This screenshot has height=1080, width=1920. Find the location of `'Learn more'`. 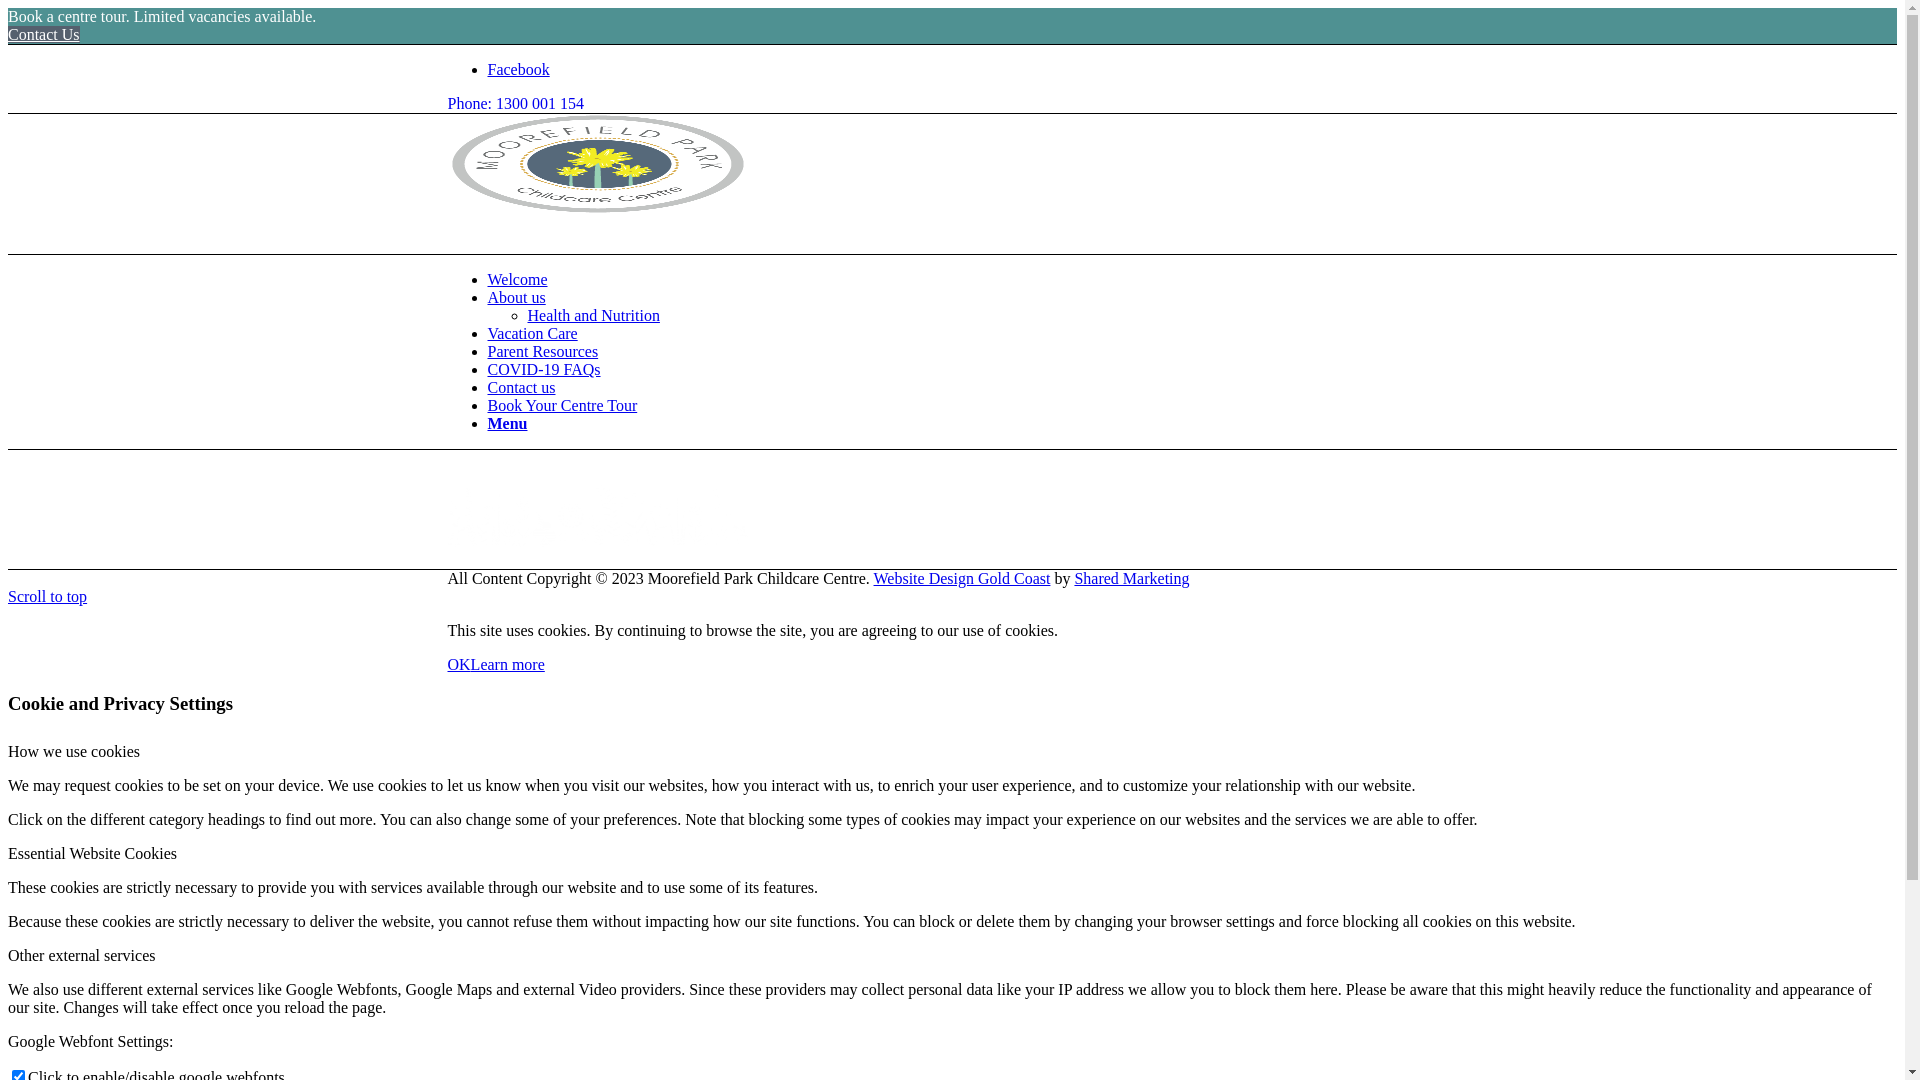

'Learn more' is located at coordinates (508, 664).